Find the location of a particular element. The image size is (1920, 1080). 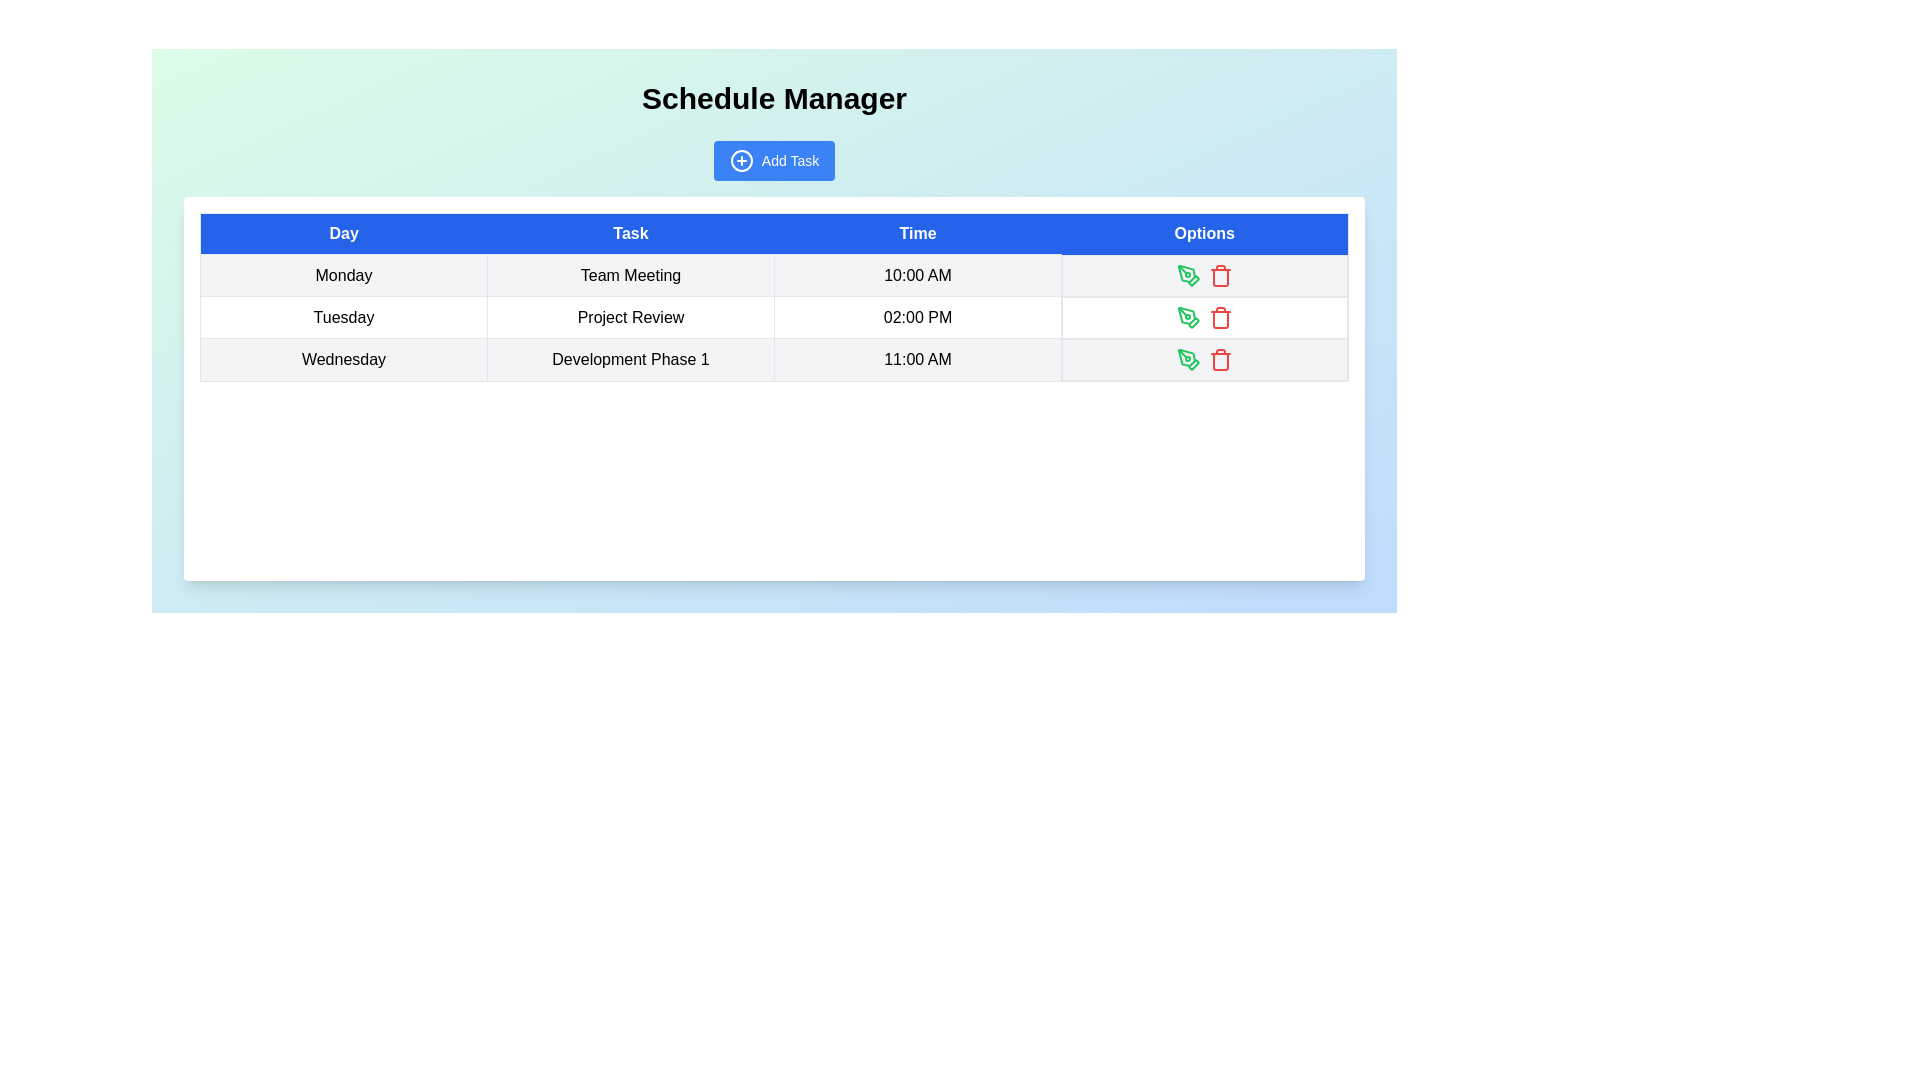

the delete icon for the task corresponding to Project Review is located at coordinates (1219, 316).